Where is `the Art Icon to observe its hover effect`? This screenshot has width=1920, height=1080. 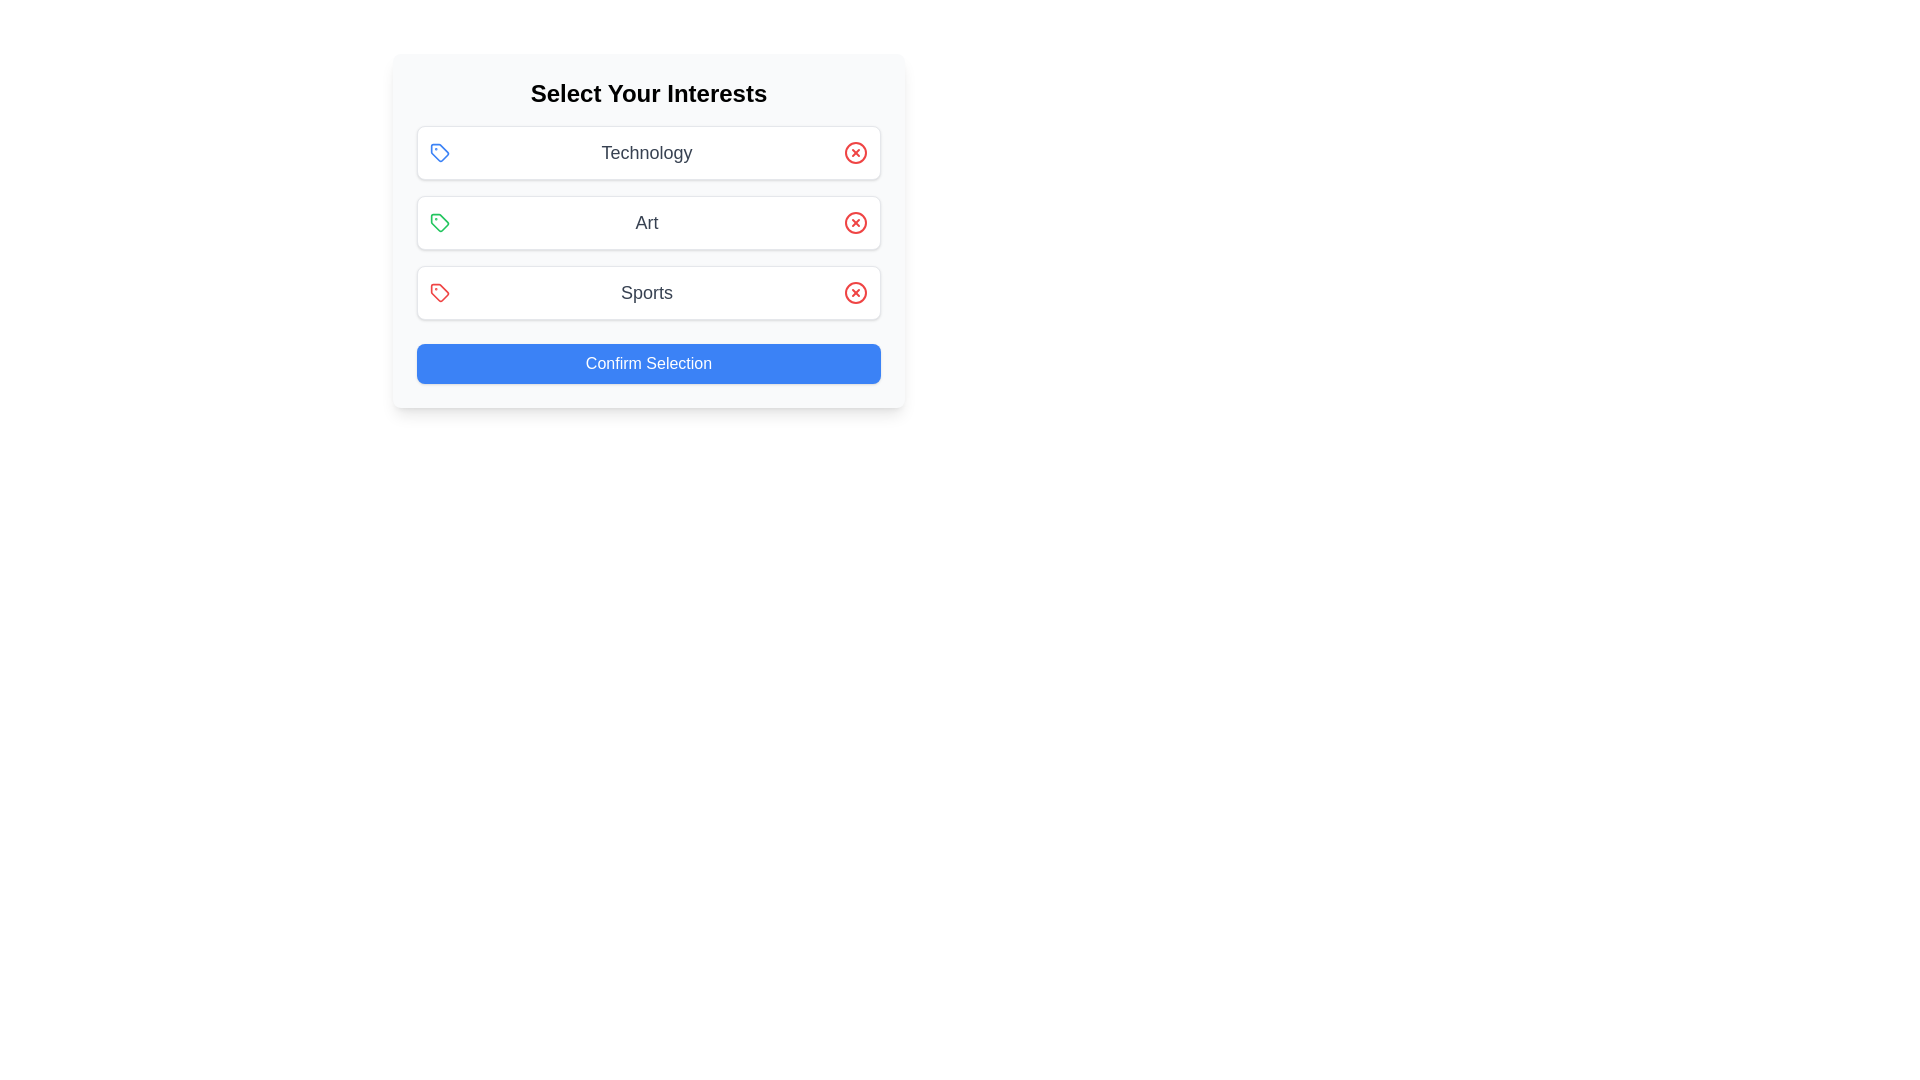 the Art Icon to observe its hover effect is located at coordinates (439, 223).